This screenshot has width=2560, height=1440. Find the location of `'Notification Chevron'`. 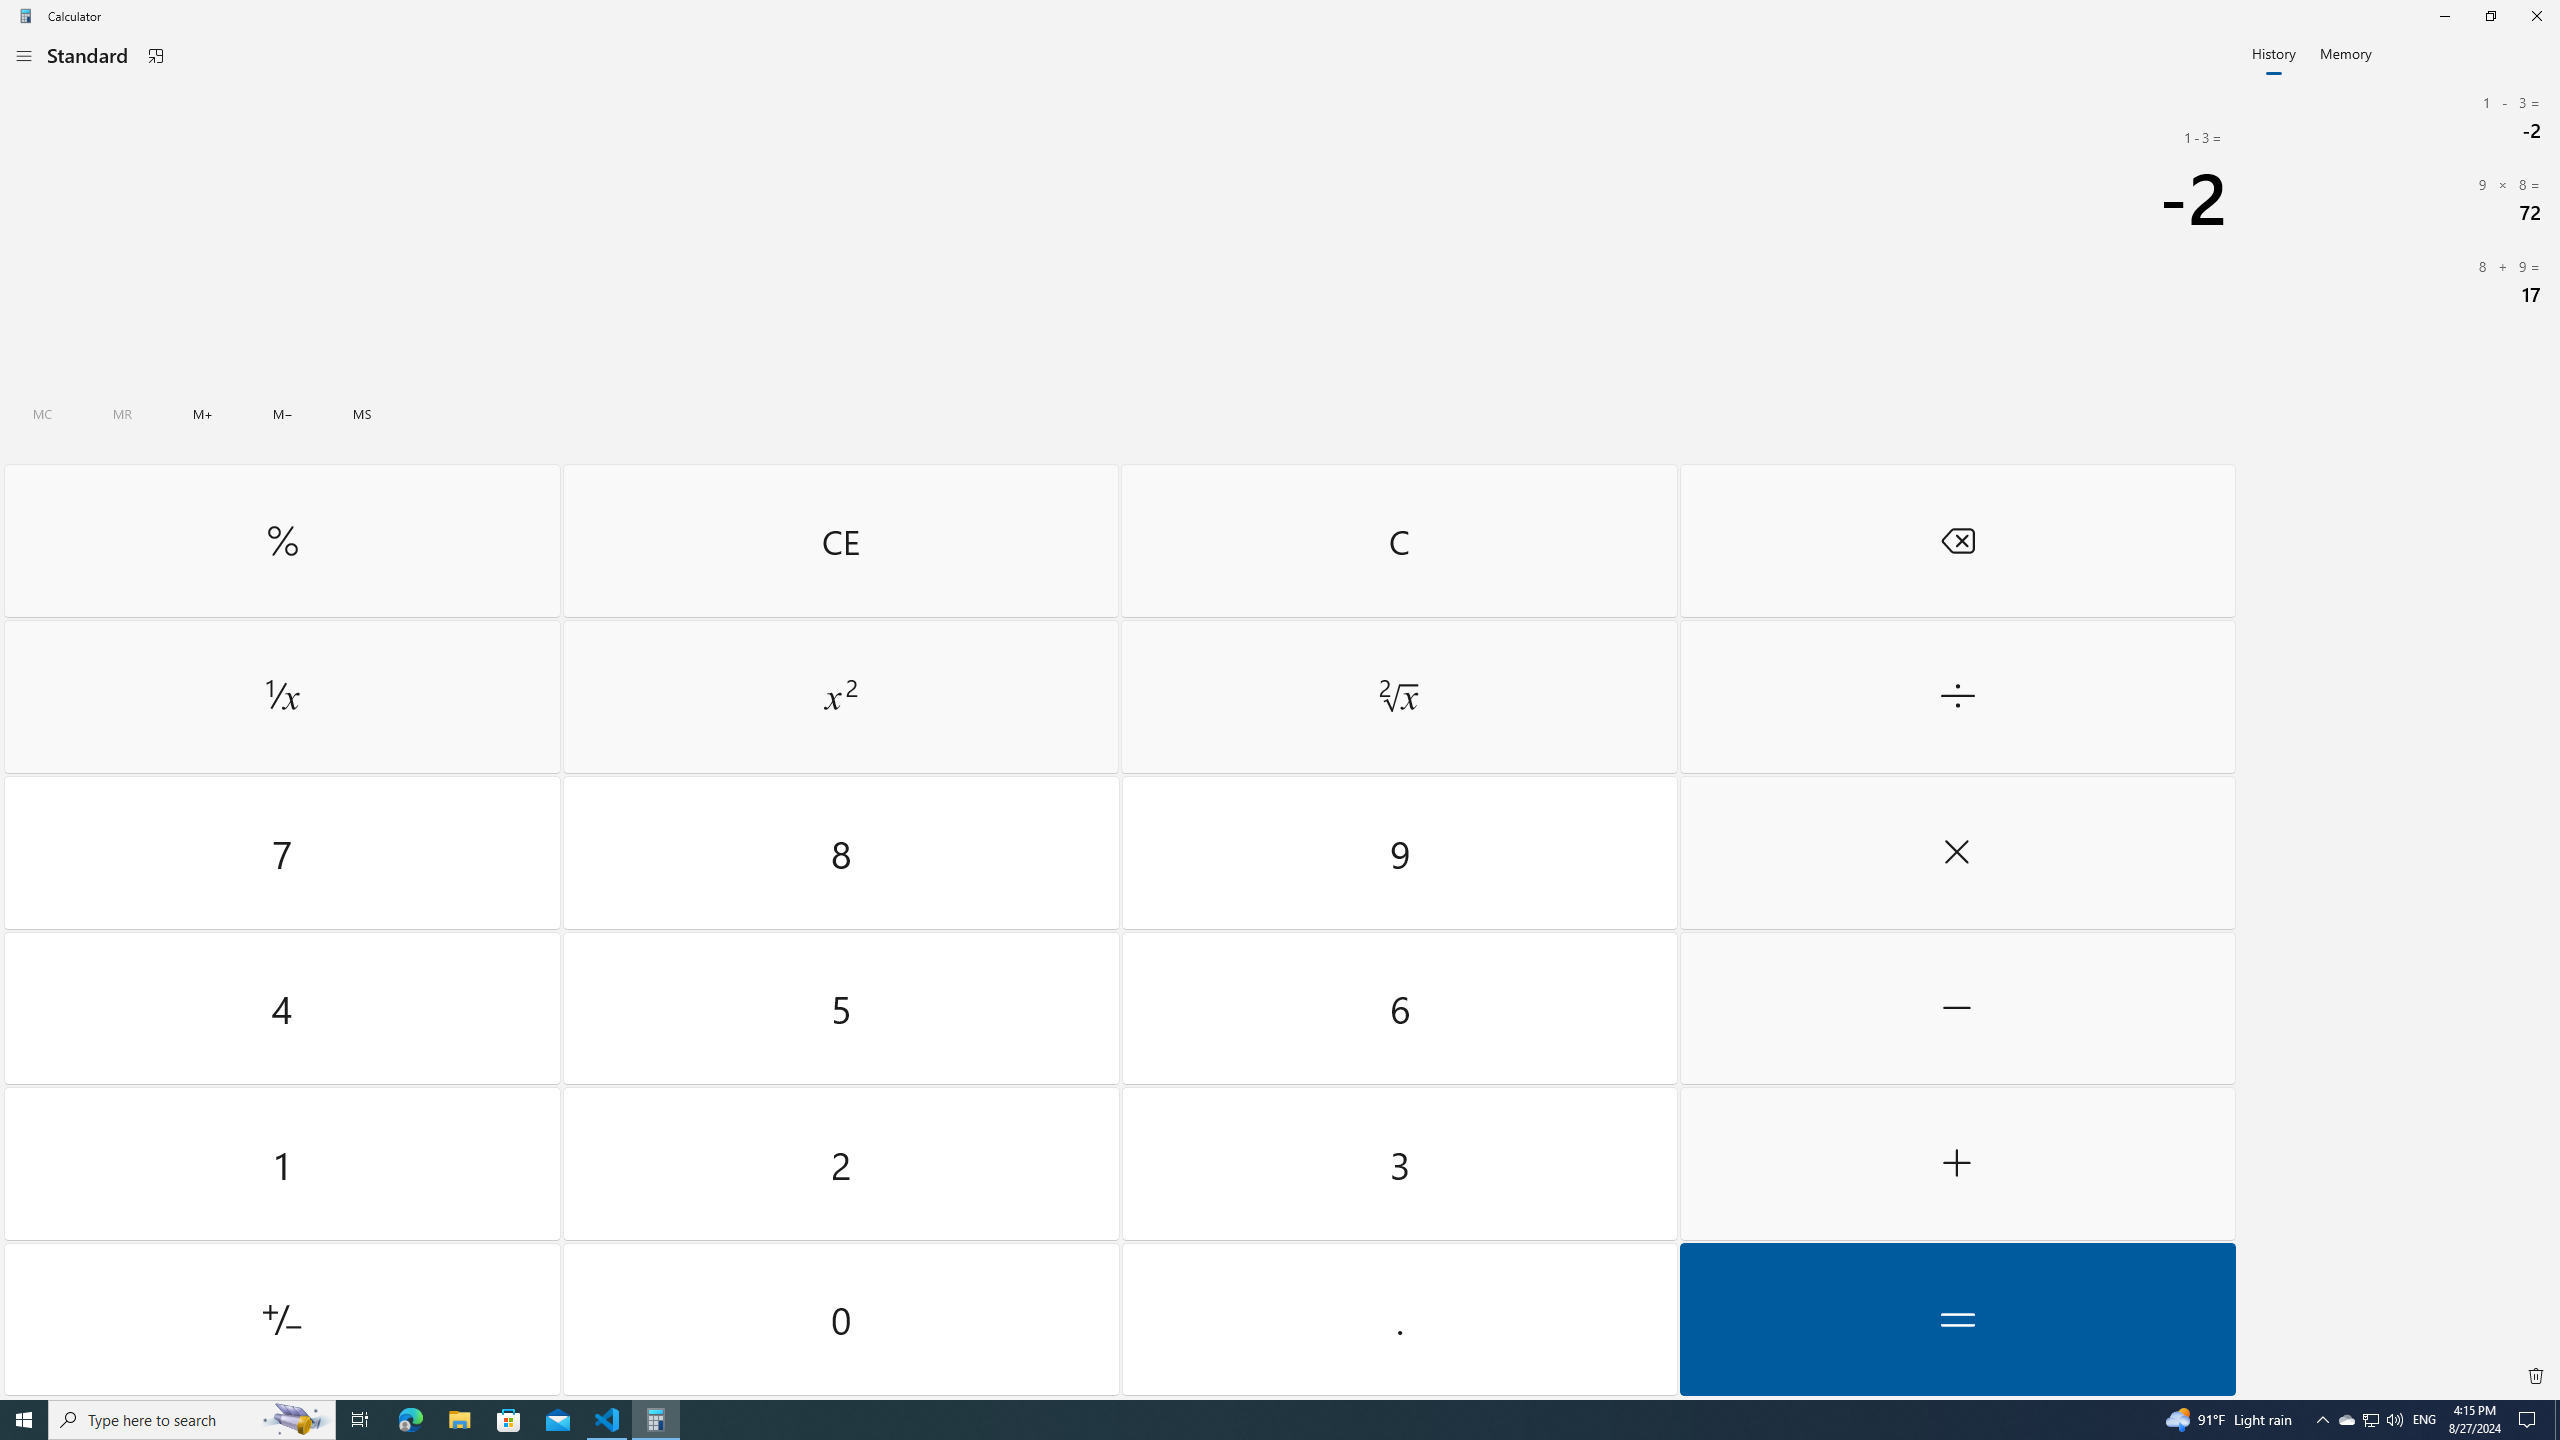

'Notification Chevron' is located at coordinates (2323, 1418).